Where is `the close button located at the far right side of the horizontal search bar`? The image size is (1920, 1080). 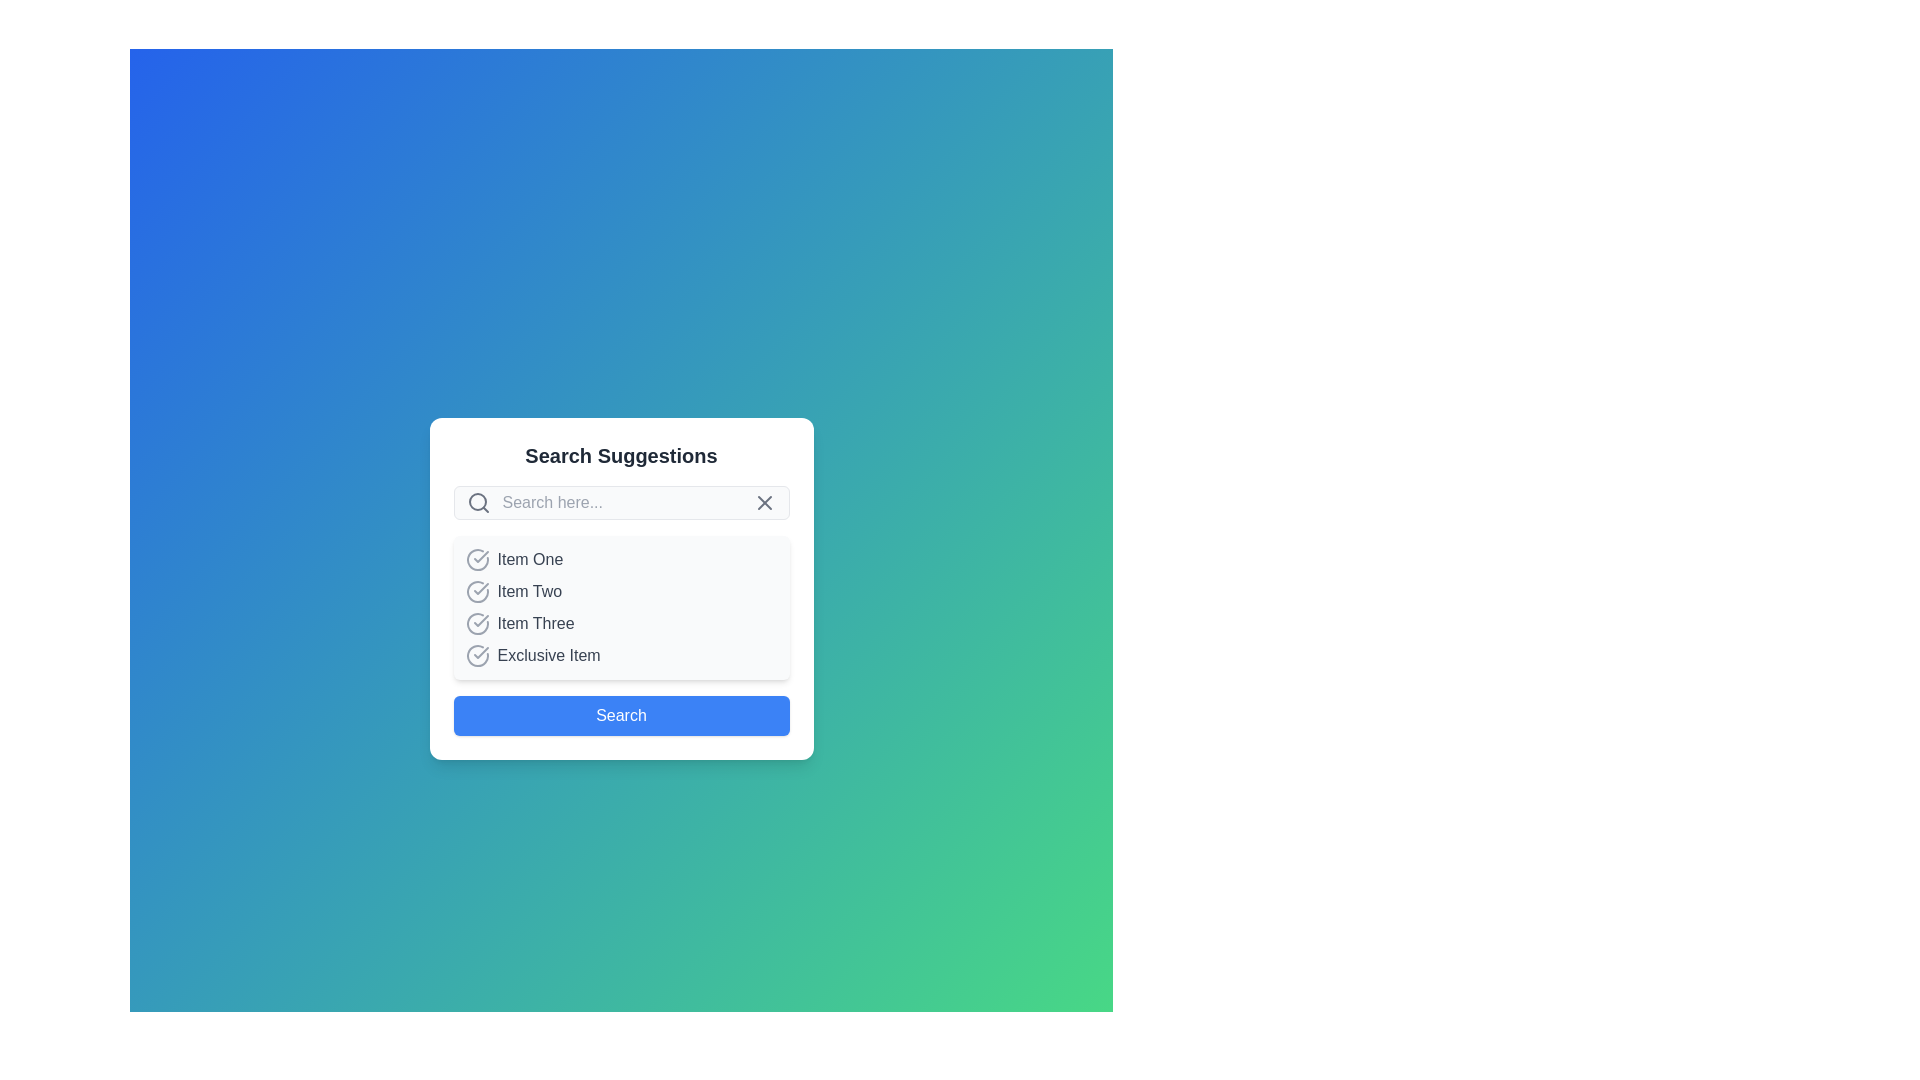 the close button located at the far right side of the horizontal search bar is located at coordinates (763, 501).